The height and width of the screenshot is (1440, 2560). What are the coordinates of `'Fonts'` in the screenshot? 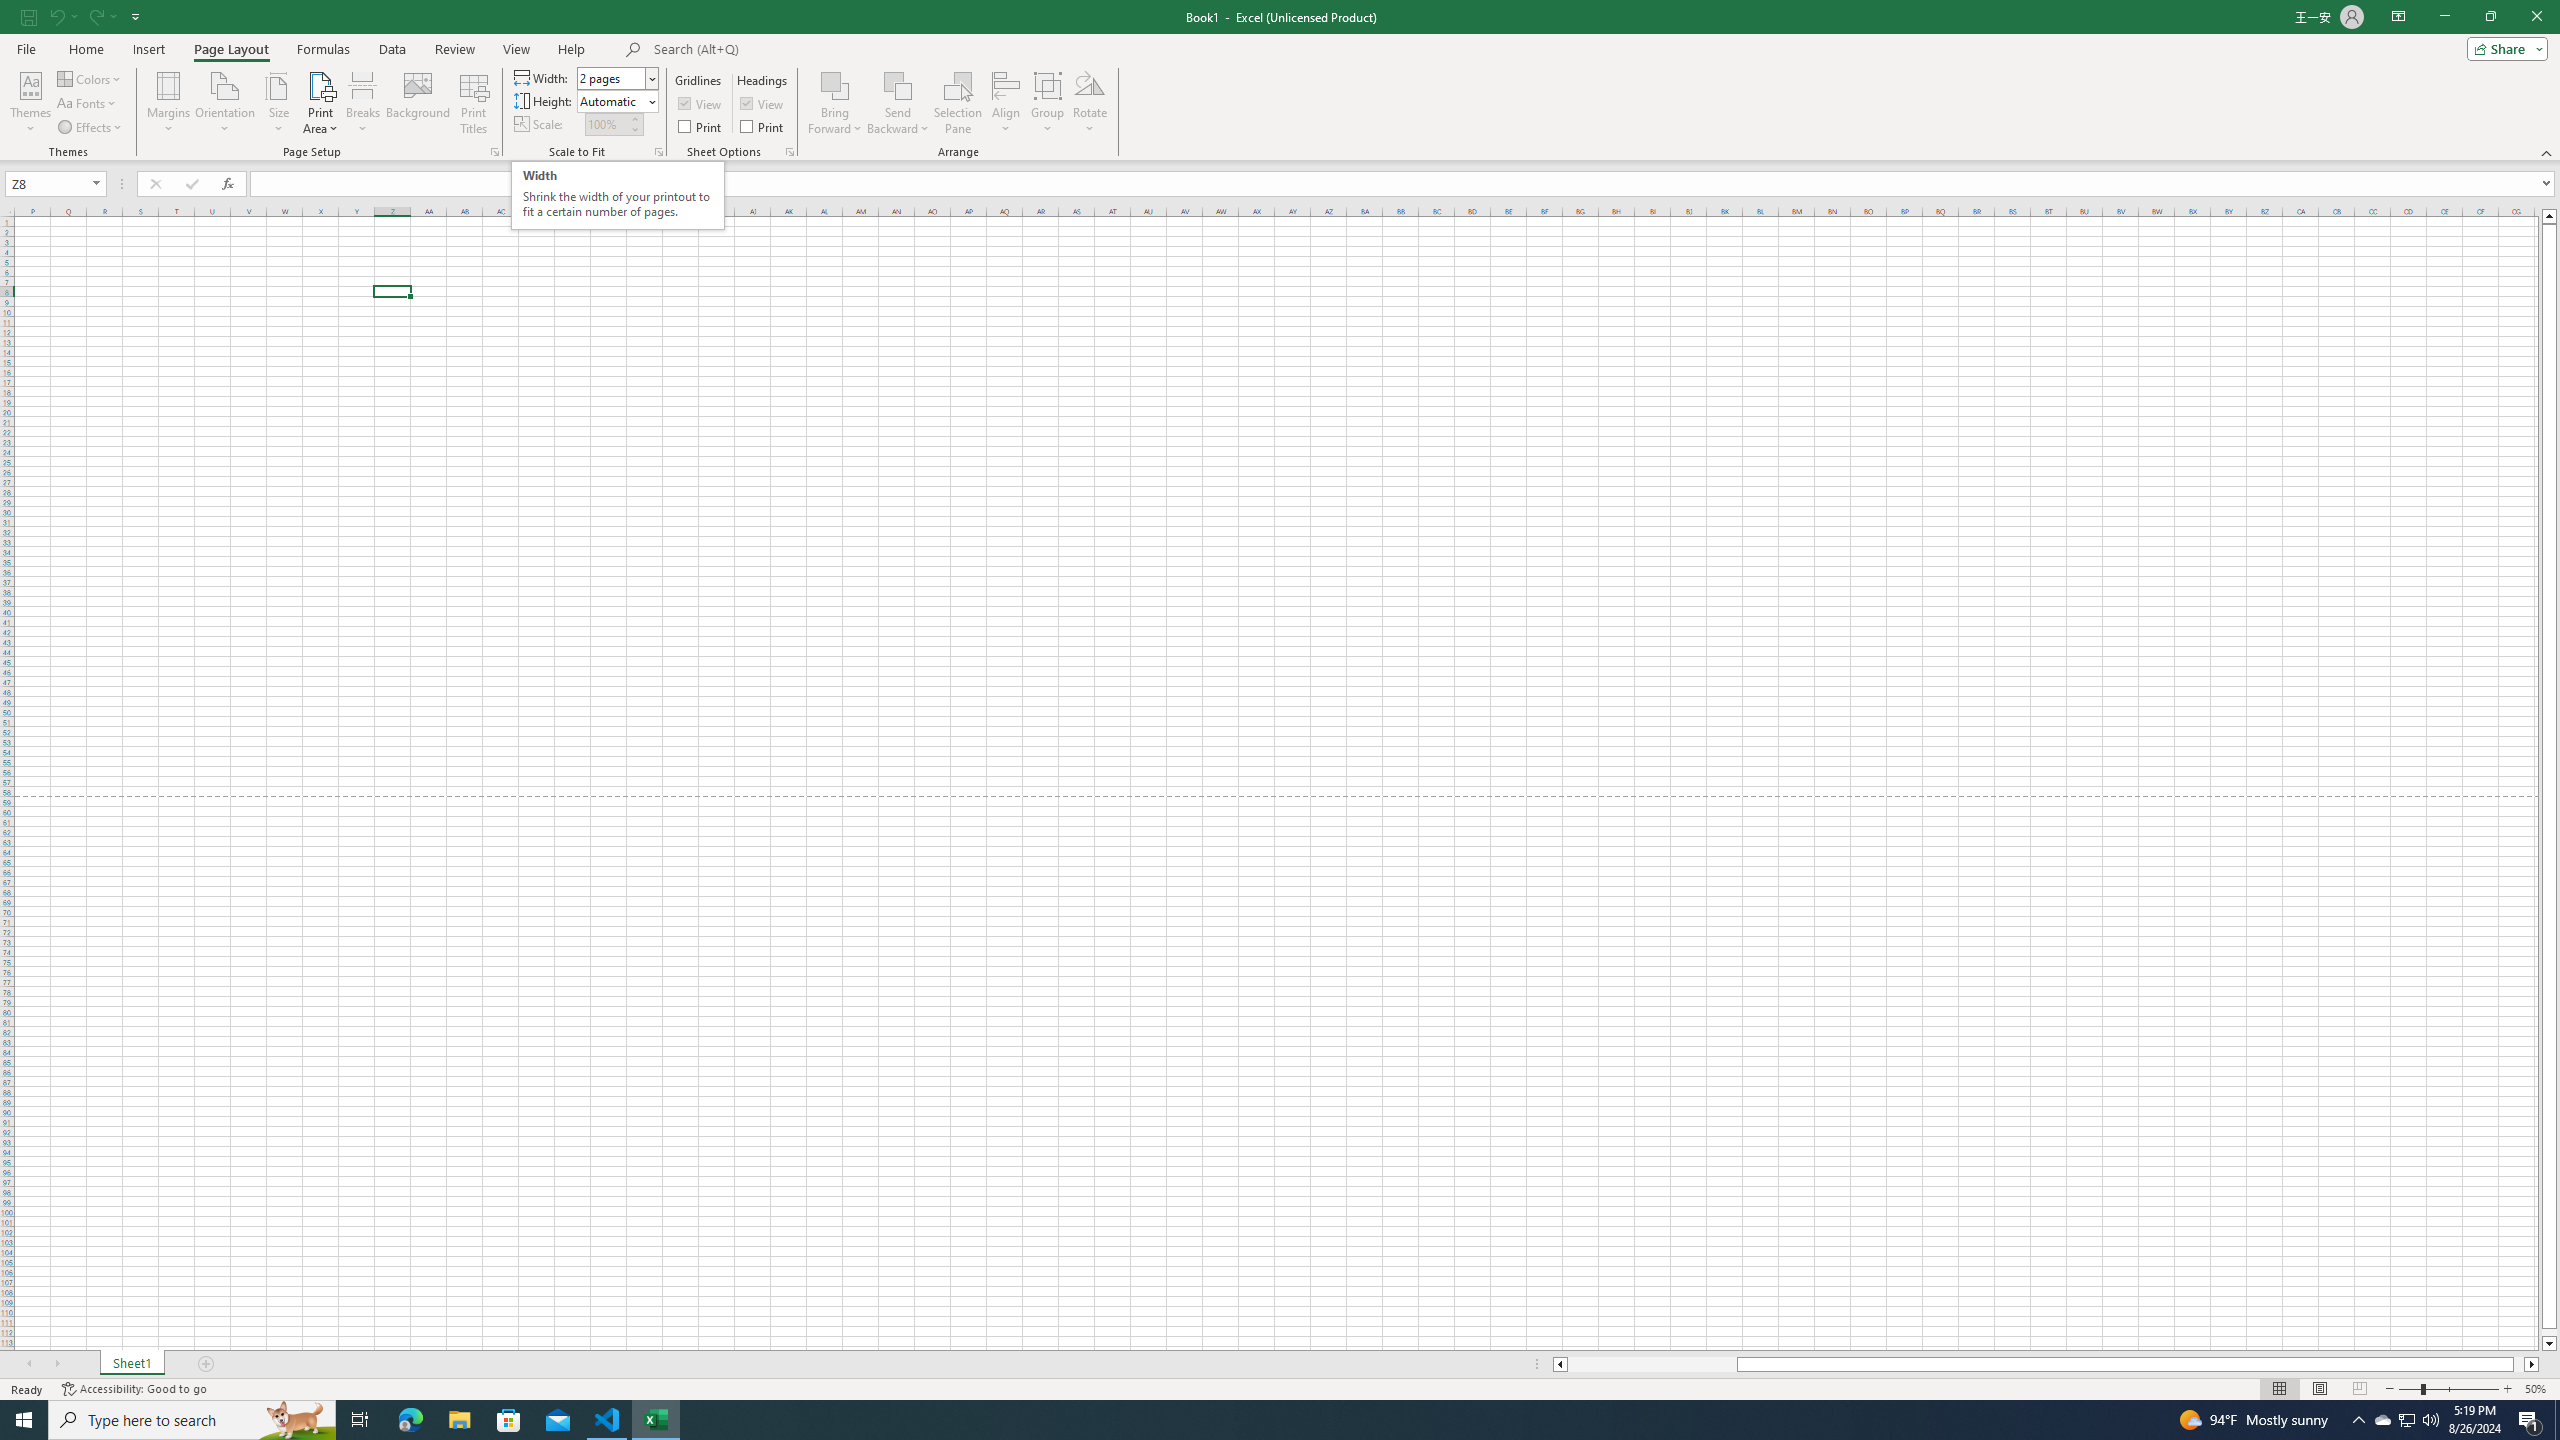 It's located at (87, 103).